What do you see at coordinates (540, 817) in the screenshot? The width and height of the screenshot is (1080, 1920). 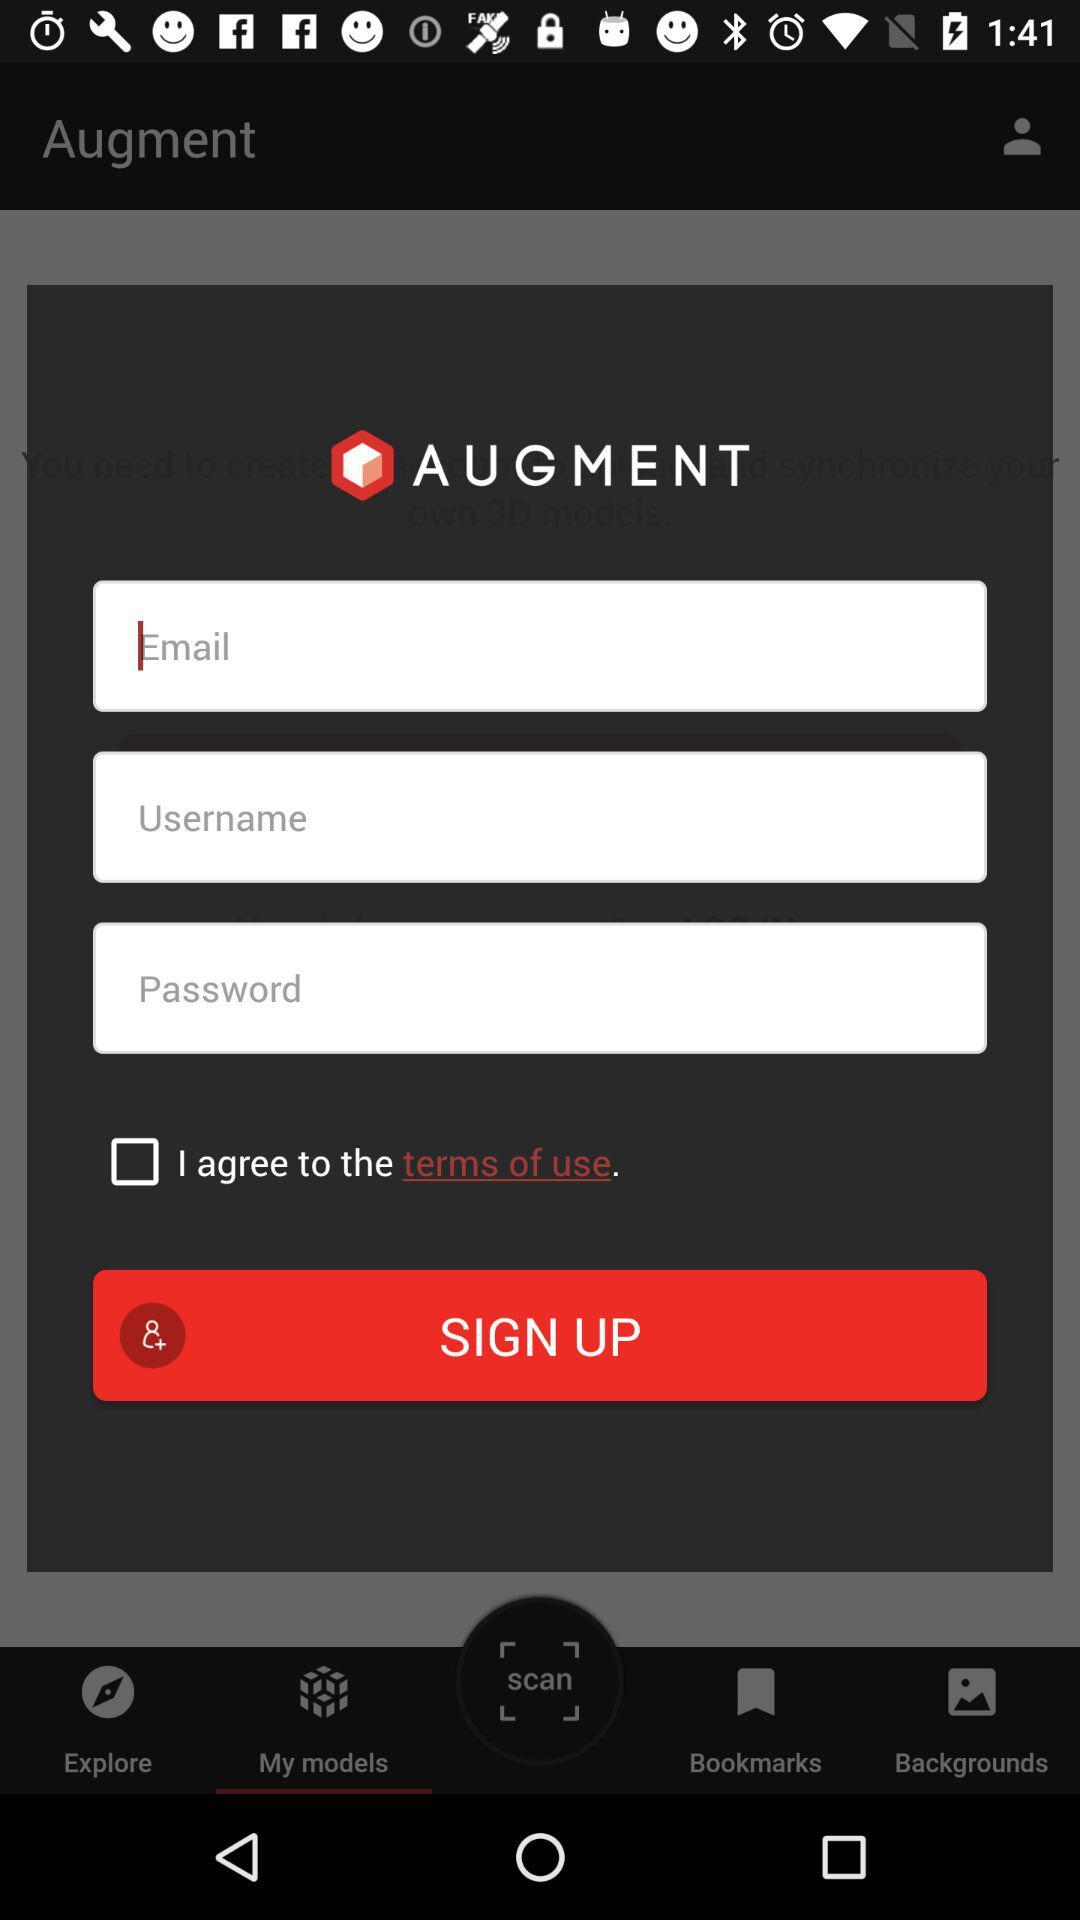 I see `username input field` at bounding box center [540, 817].